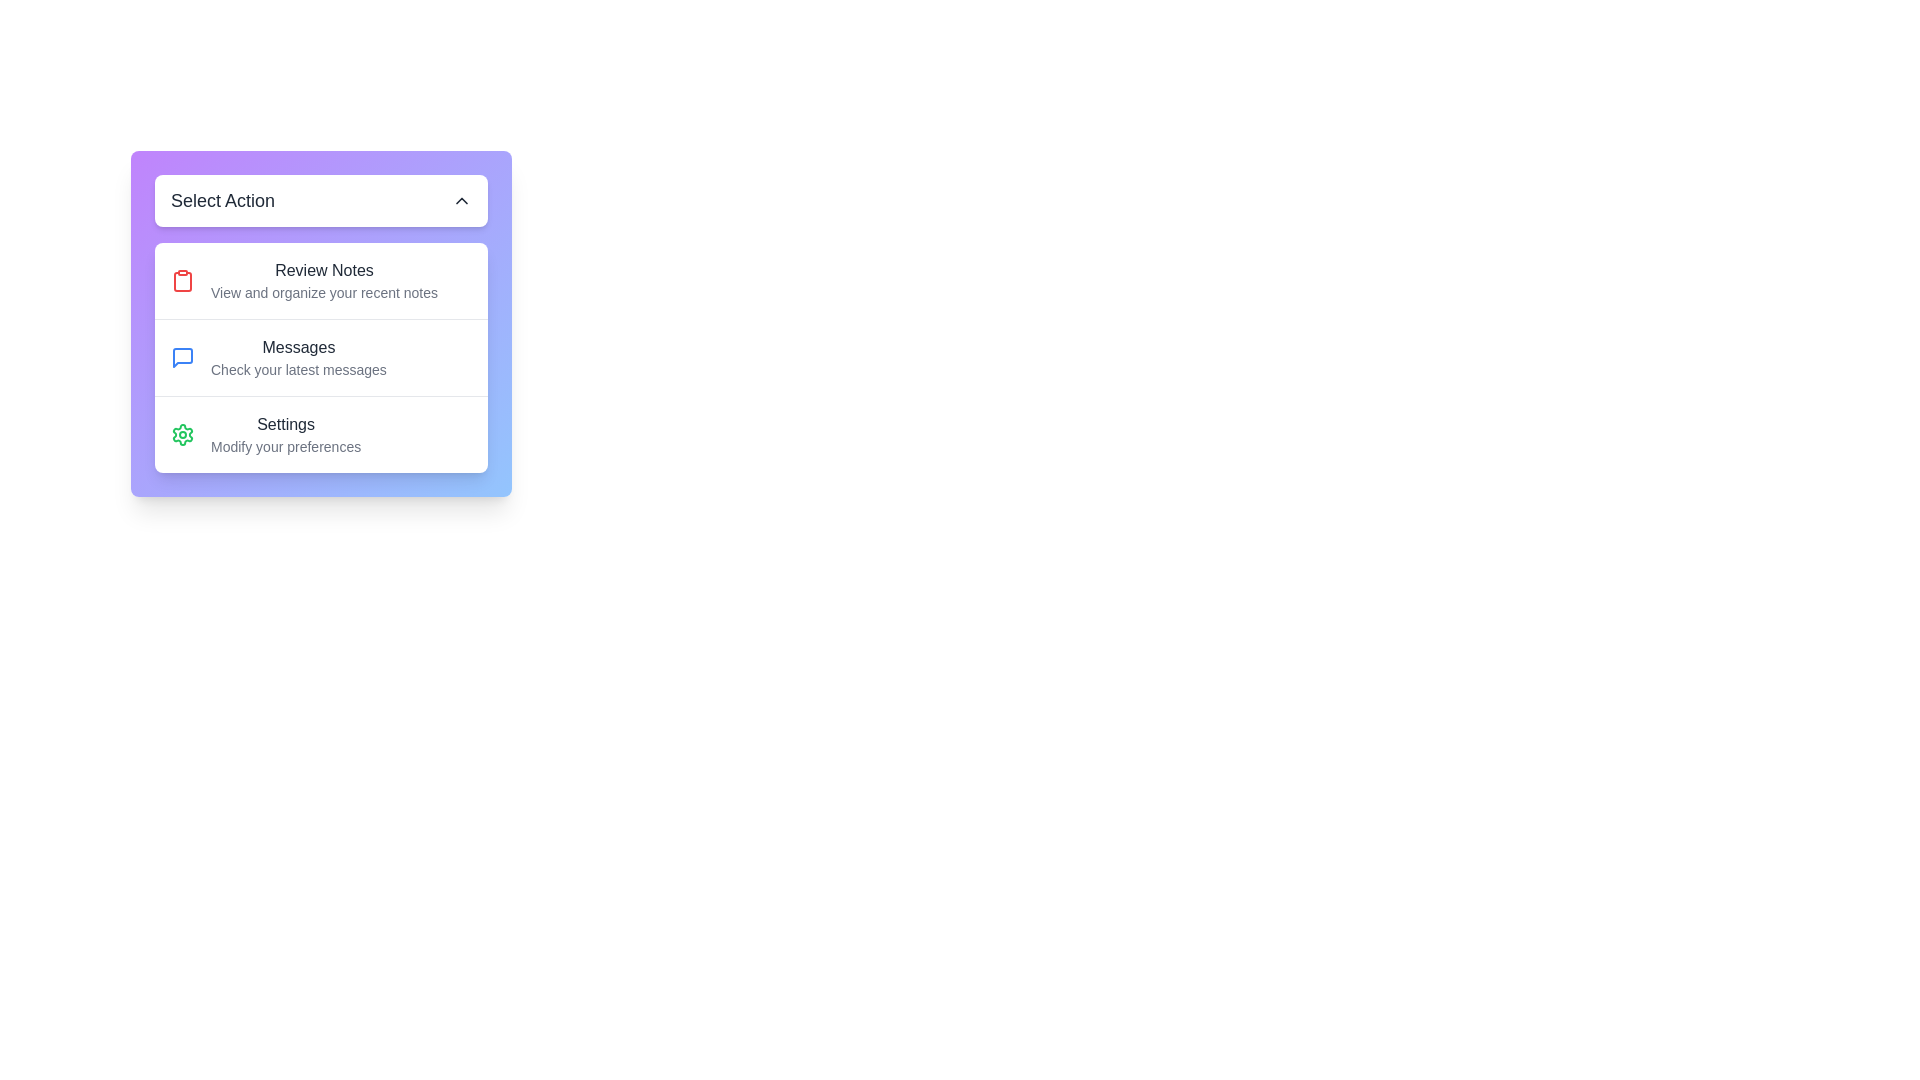  What do you see at coordinates (182, 434) in the screenshot?
I see `the gear-like circular icon with a green outline located in the settings row of the action selection menu` at bounding box center [182, 434].